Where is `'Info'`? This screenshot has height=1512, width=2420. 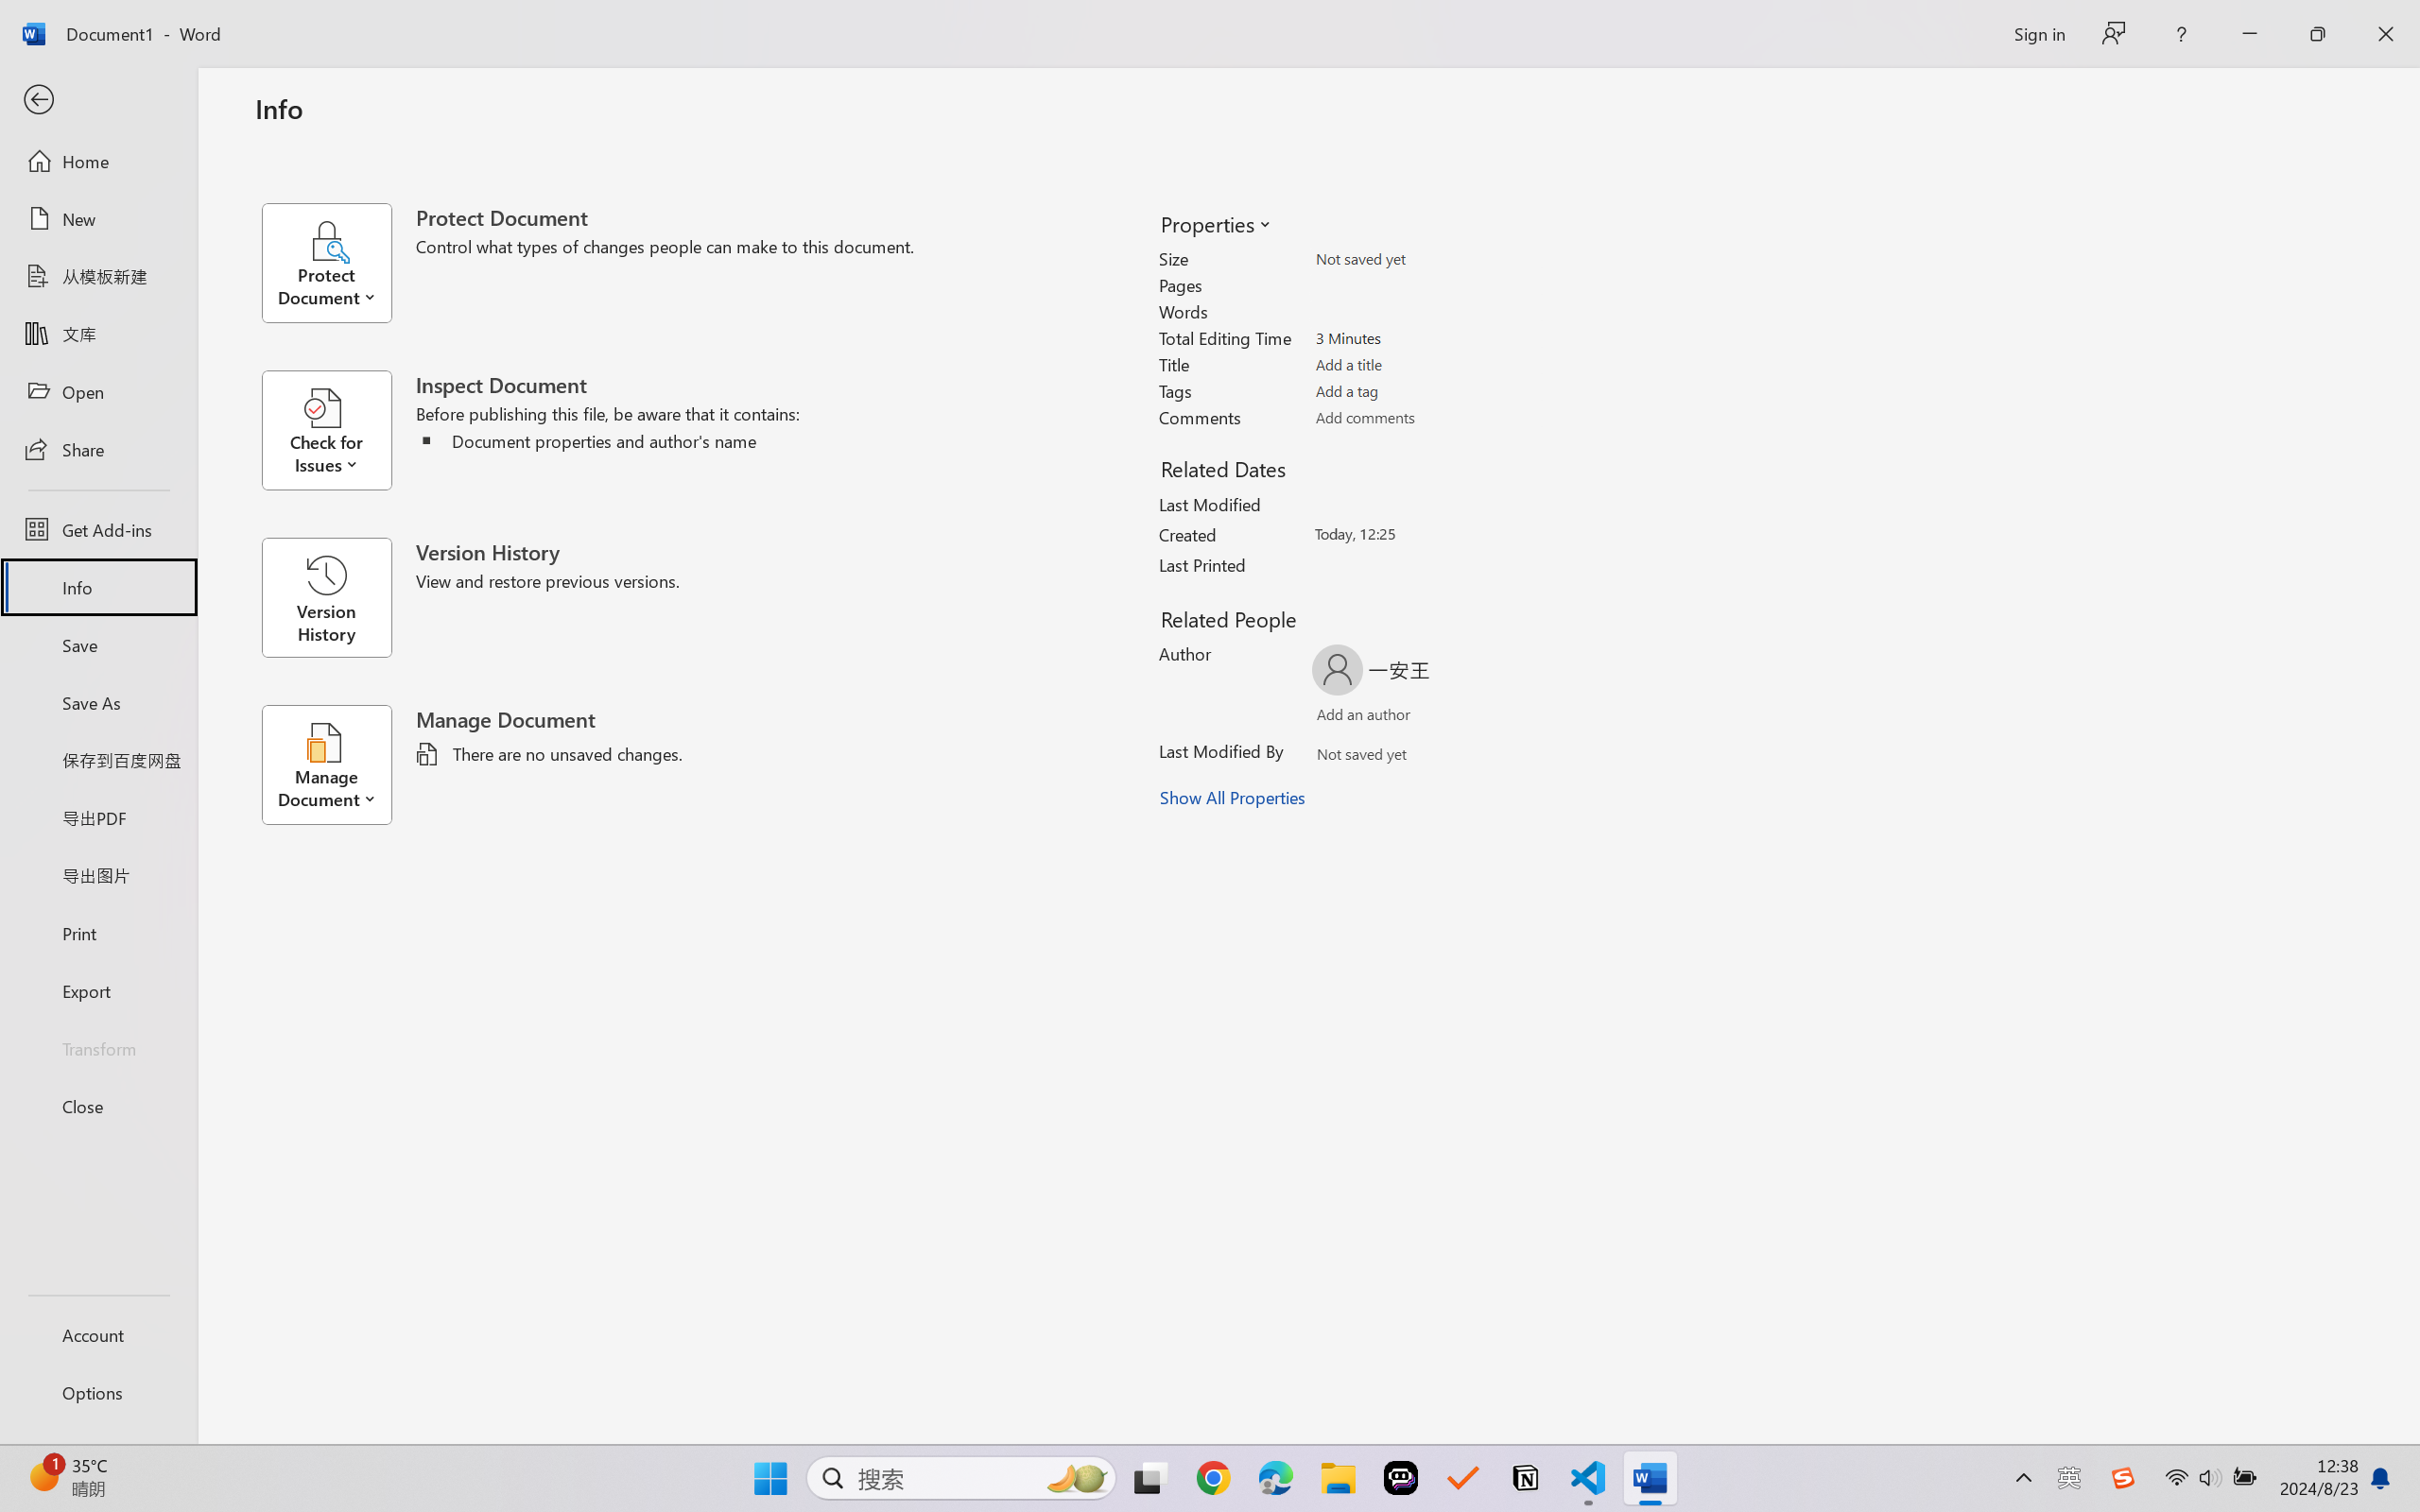 'Info' is located at coordinates (97, 586).